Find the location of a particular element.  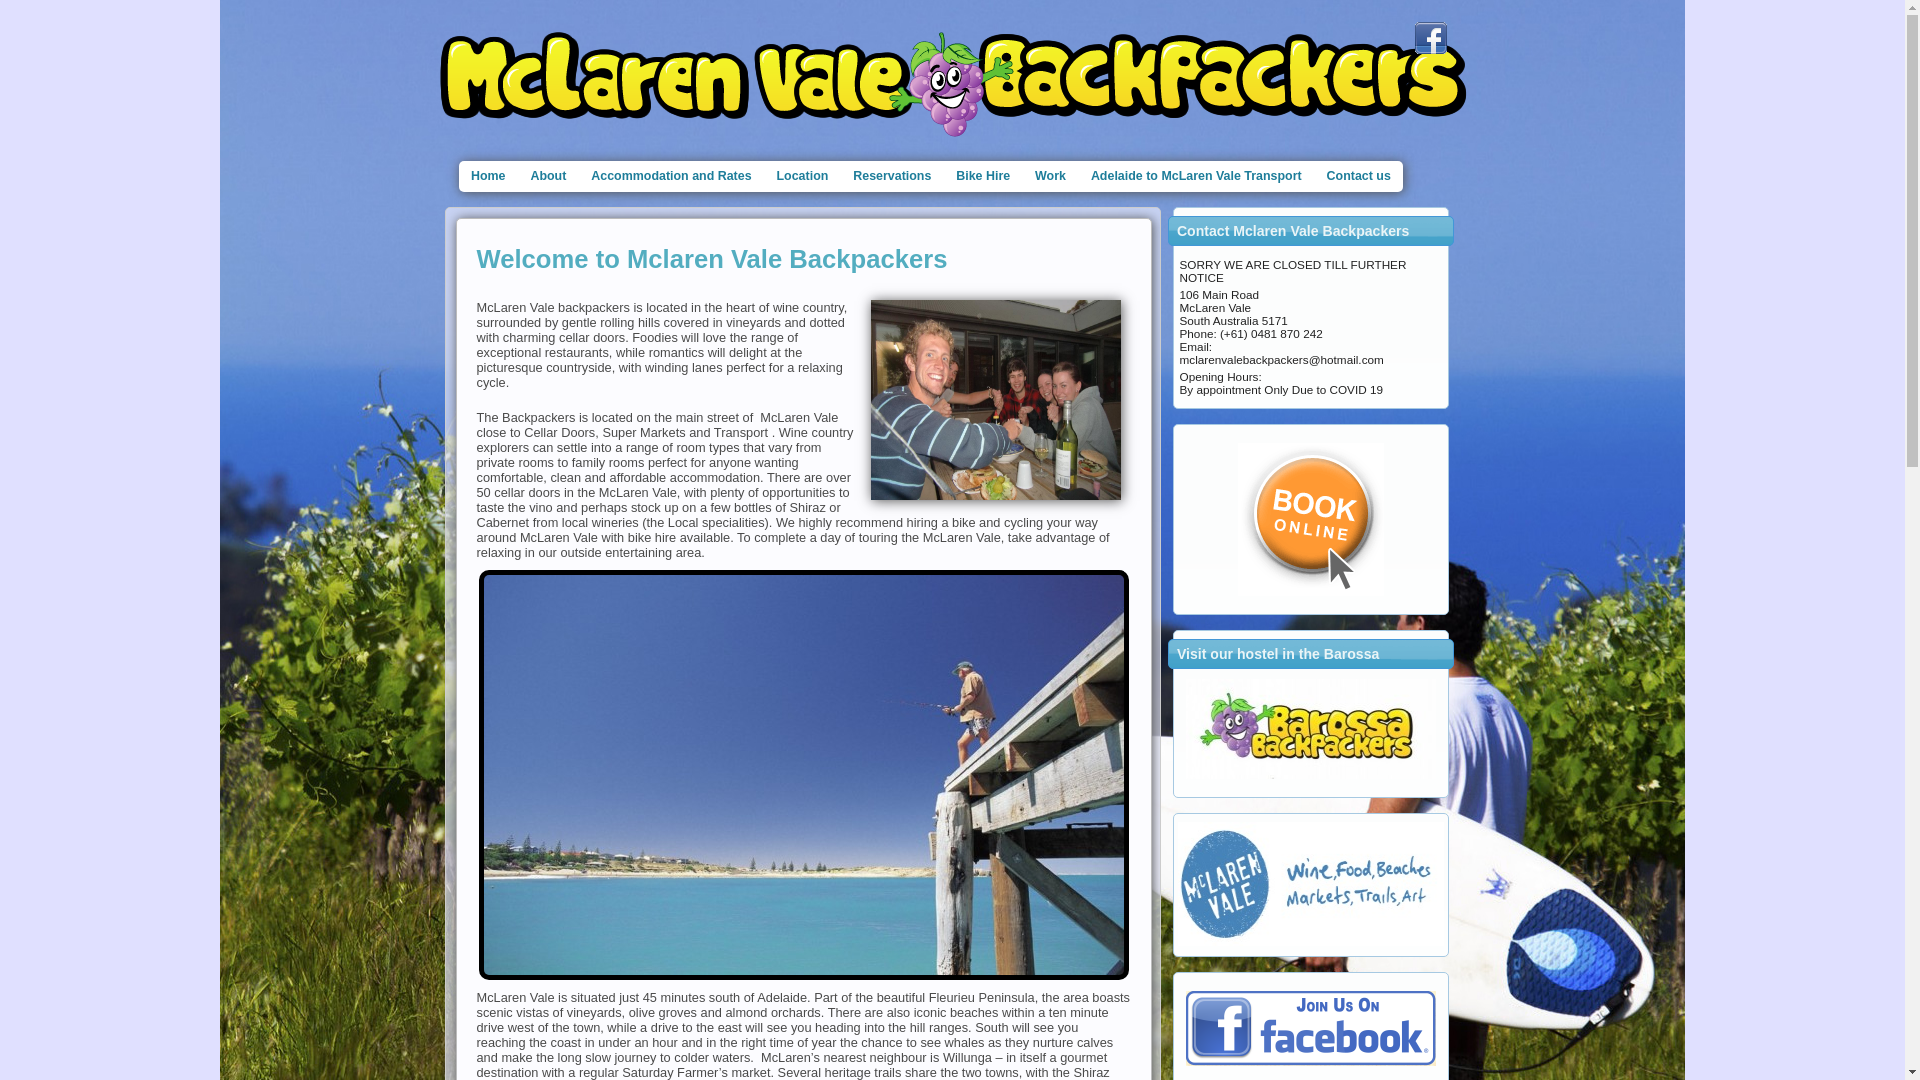

'Welcome to Mclaren Vale Backpackers' is located at coordinates (711, 257).